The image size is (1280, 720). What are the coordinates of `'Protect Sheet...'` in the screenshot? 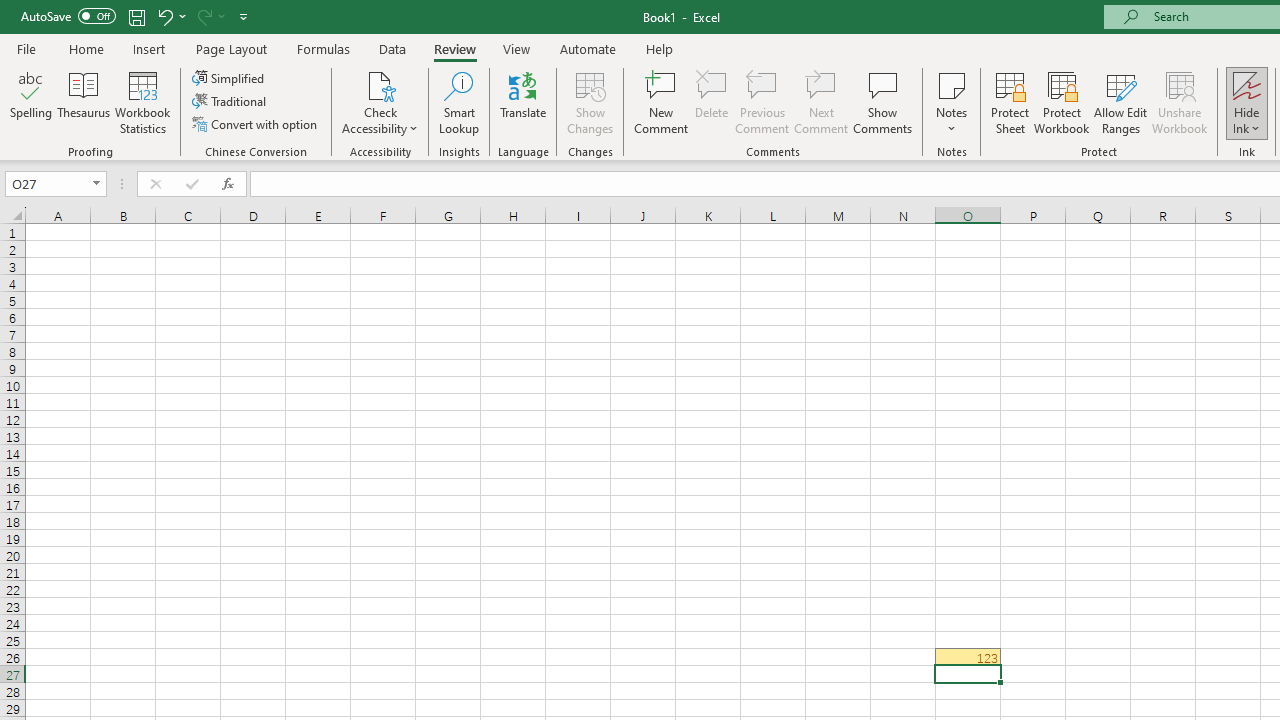 It's located at (1010, 103).